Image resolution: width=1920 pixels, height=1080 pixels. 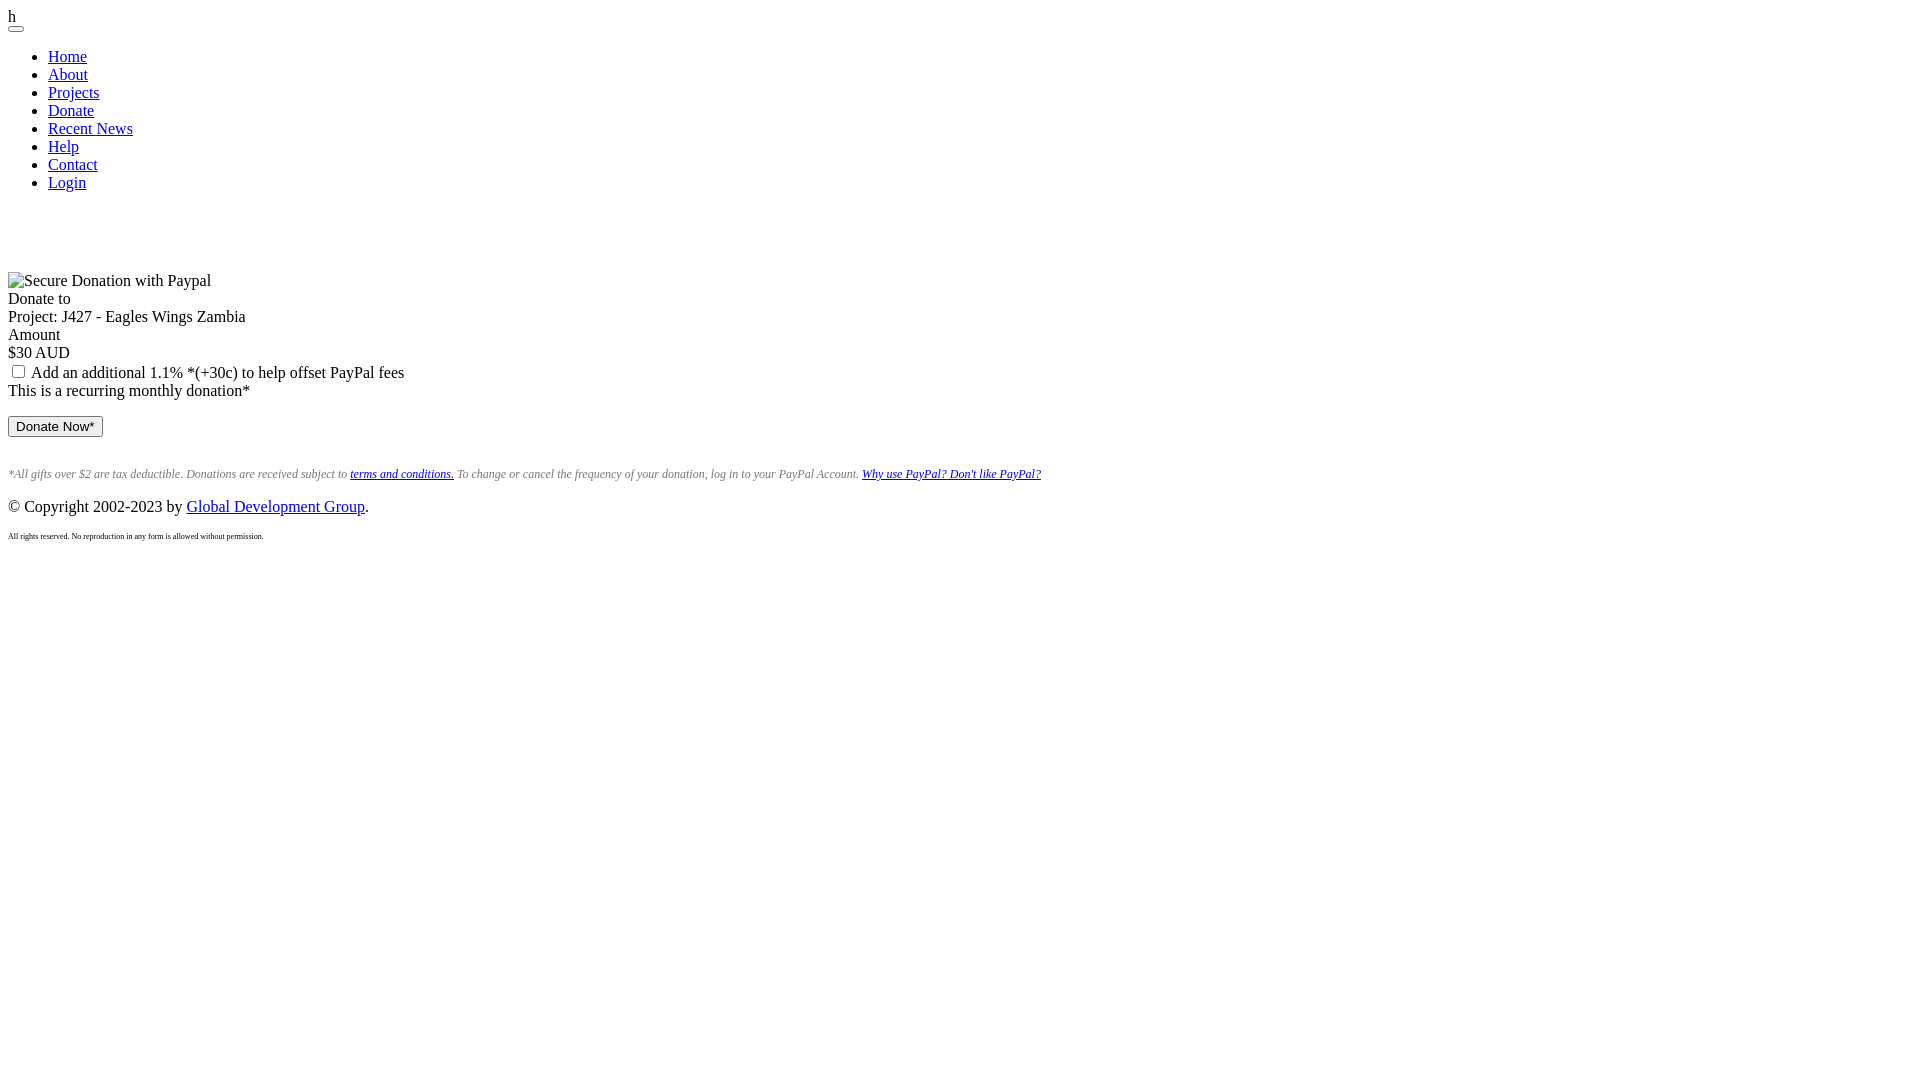 What do you see at coordinates (55, 425) in the screenshot?
I see `'Donate Now*'` at bounding box center [55, 425].